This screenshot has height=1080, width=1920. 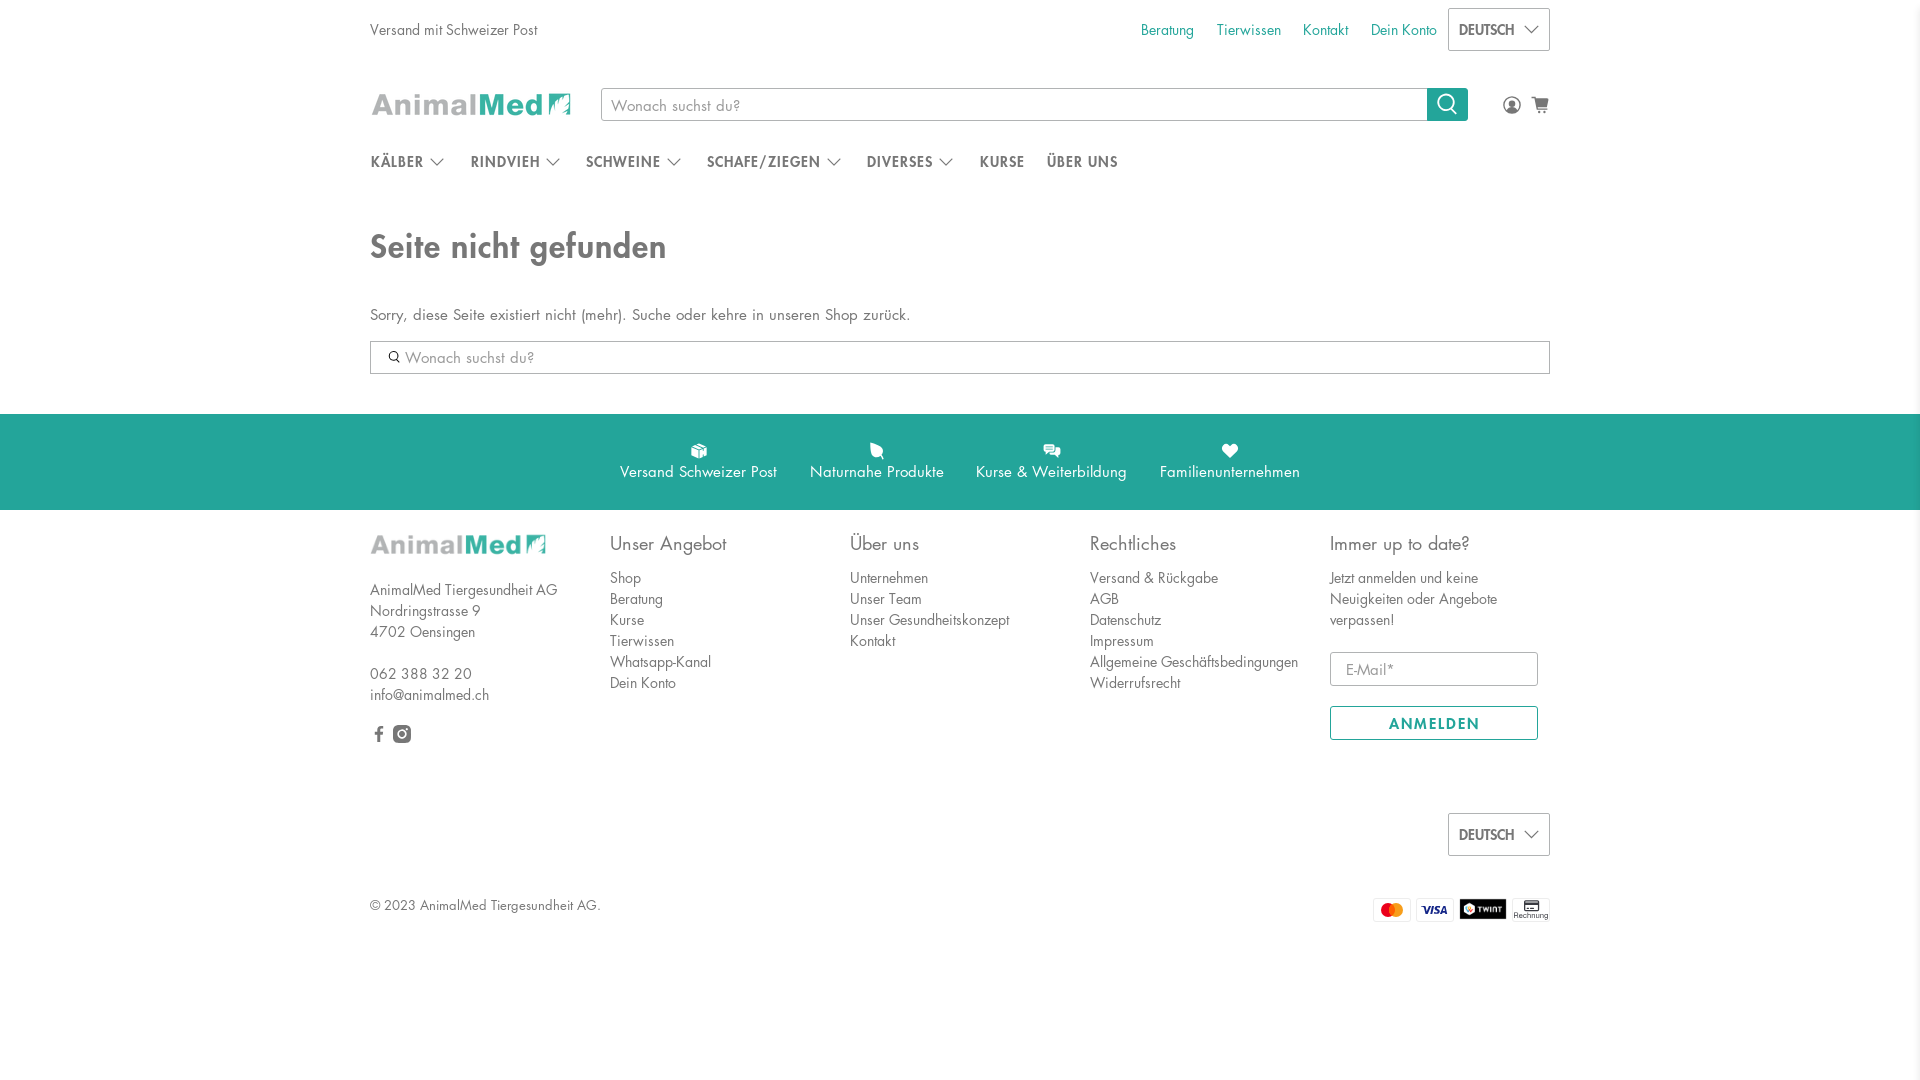 What do you see at coordinates (911, 160) in the screenshot?
I see `'DIVERSES'` at bounding box center [911, 160].